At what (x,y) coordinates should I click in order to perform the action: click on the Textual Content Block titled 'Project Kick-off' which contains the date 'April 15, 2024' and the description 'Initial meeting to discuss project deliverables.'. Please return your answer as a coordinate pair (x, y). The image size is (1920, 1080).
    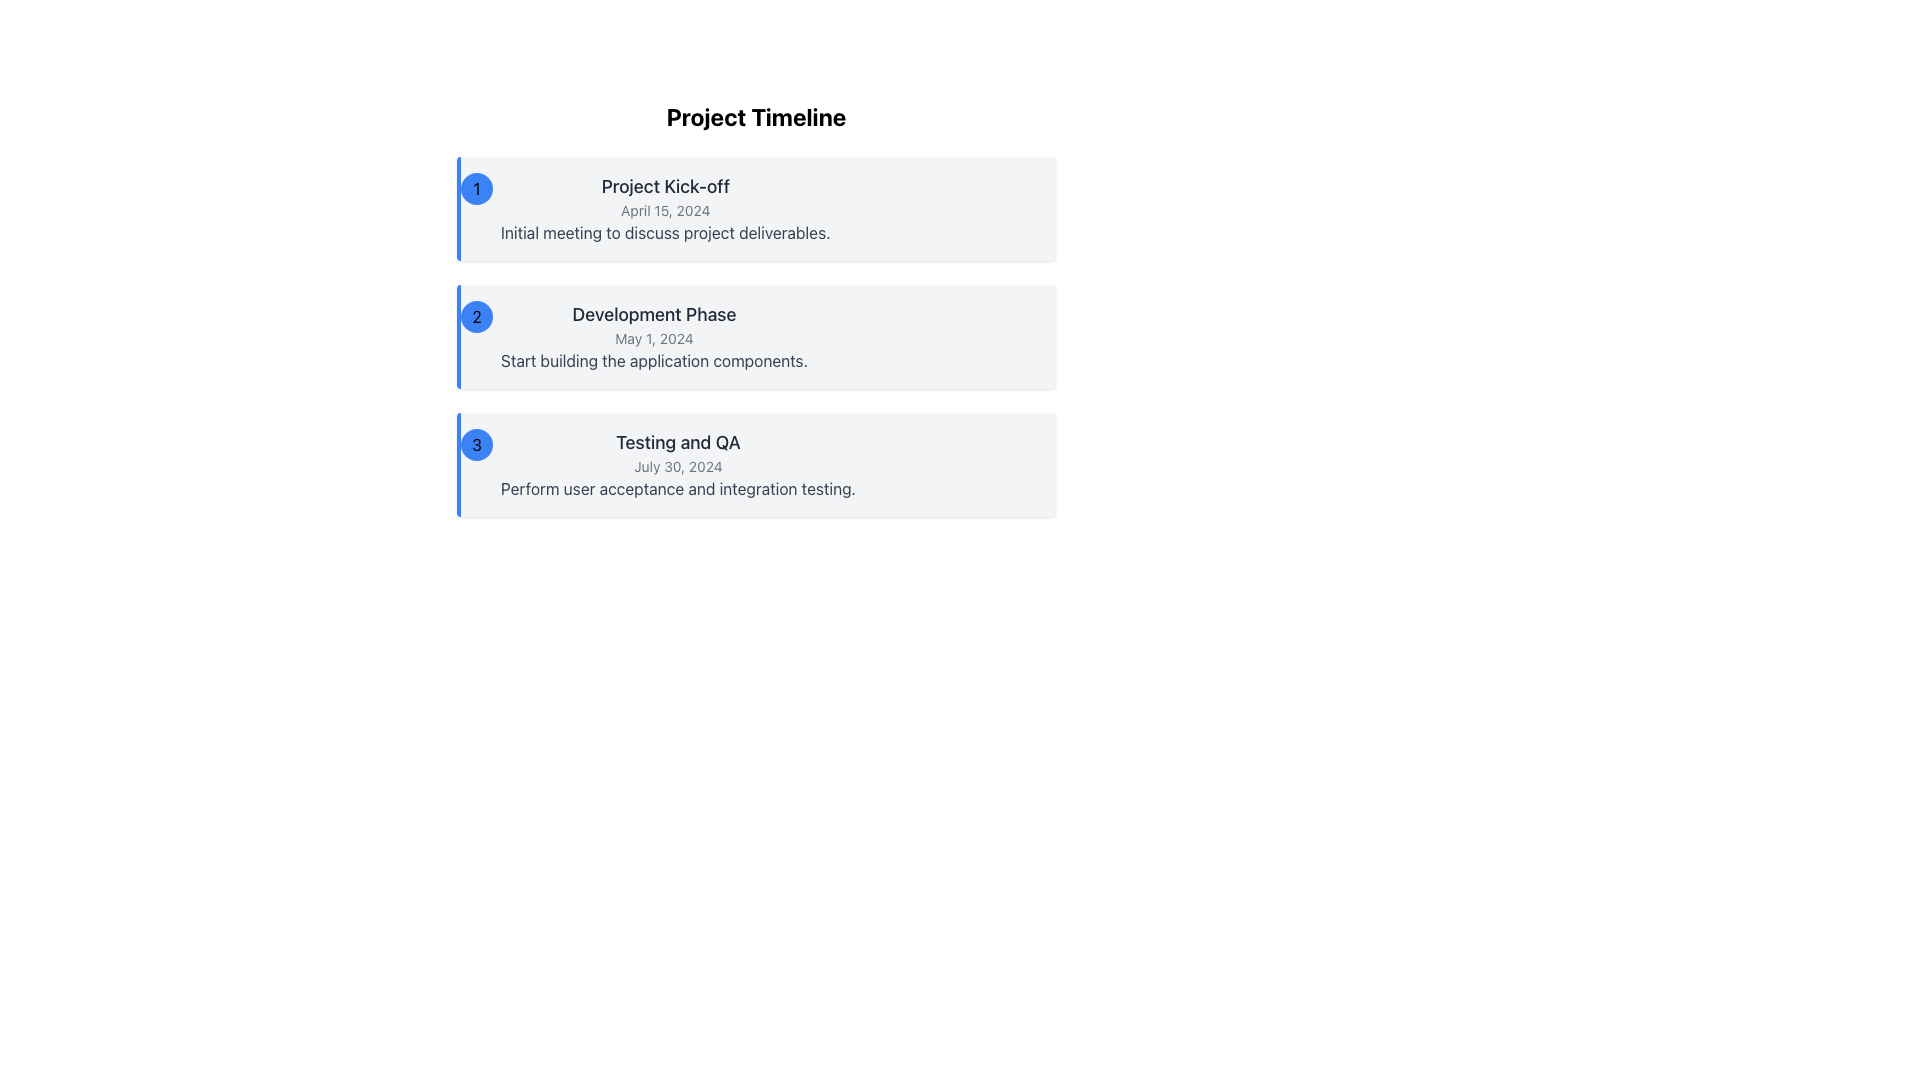
    Looking at the image, I should click on (665, 208).